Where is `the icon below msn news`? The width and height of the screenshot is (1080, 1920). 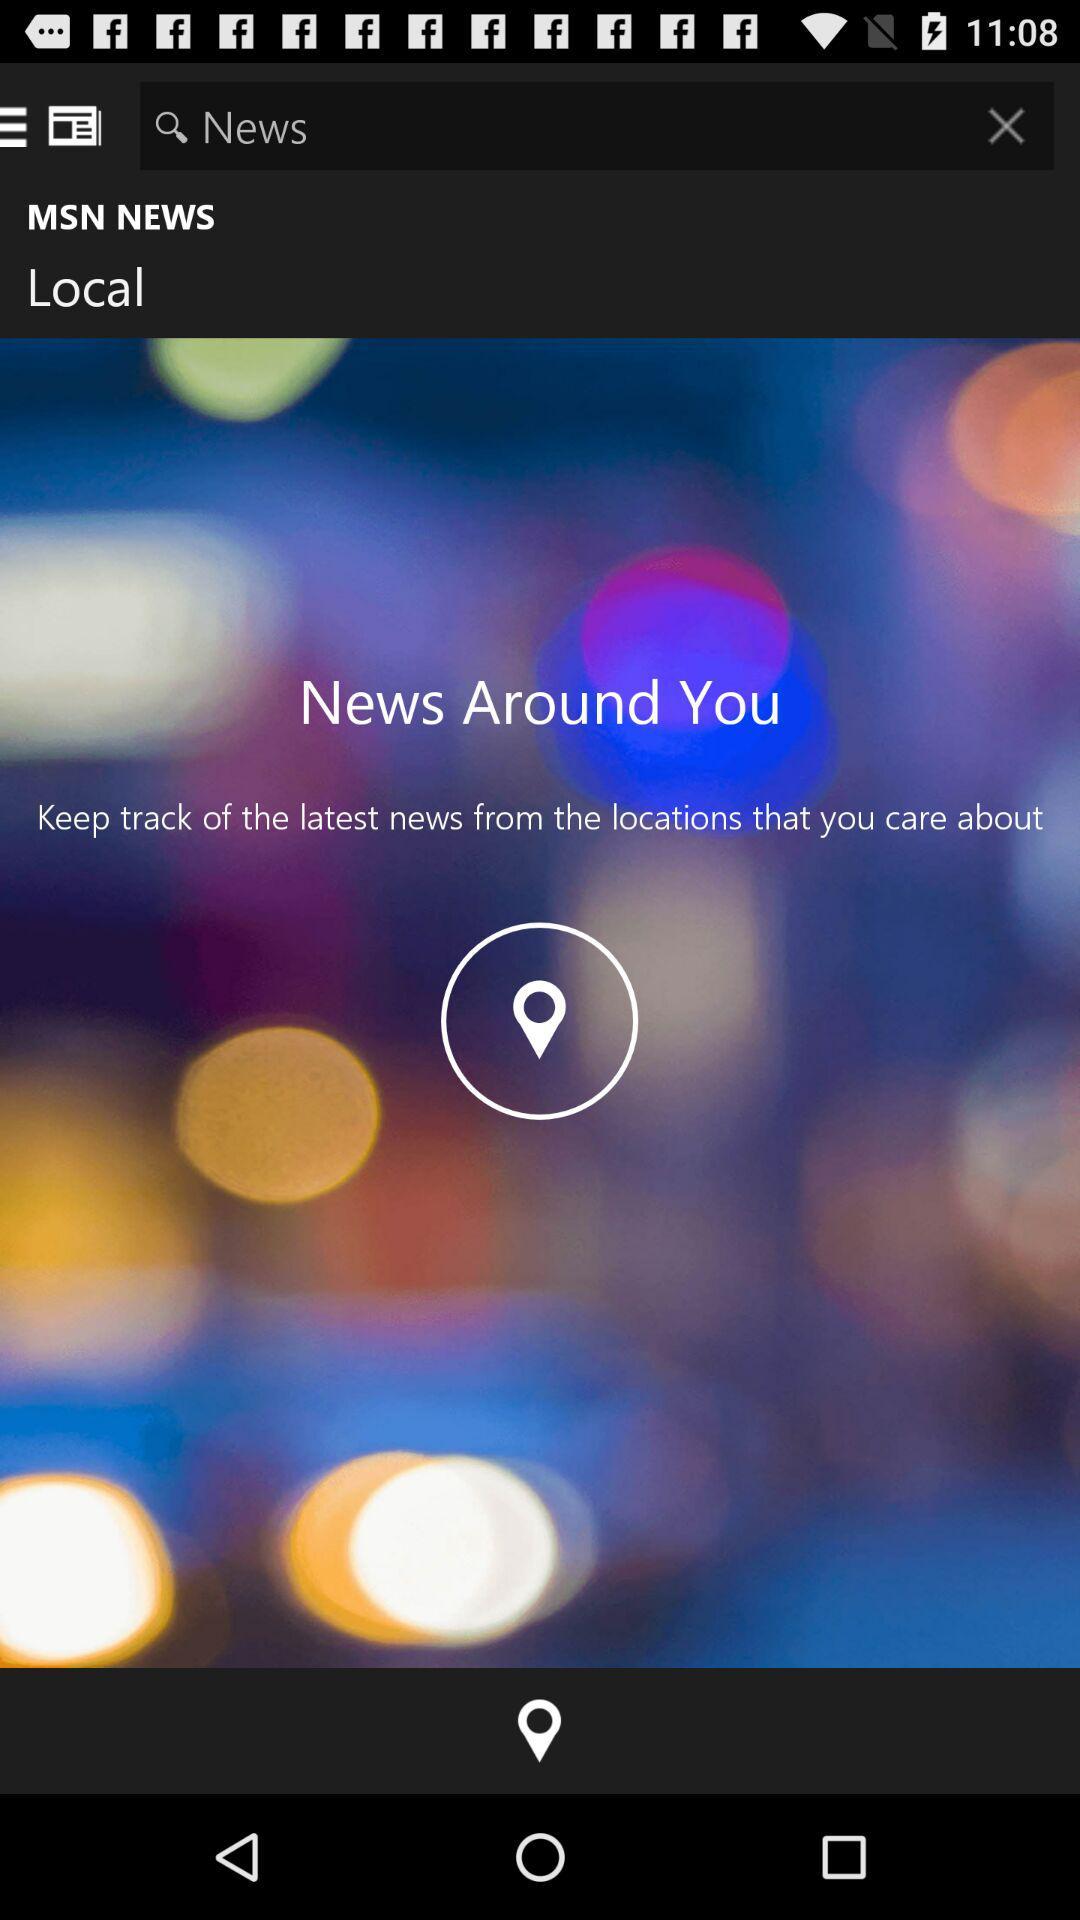 the icon below msn news is located at coordinates (101, 290).